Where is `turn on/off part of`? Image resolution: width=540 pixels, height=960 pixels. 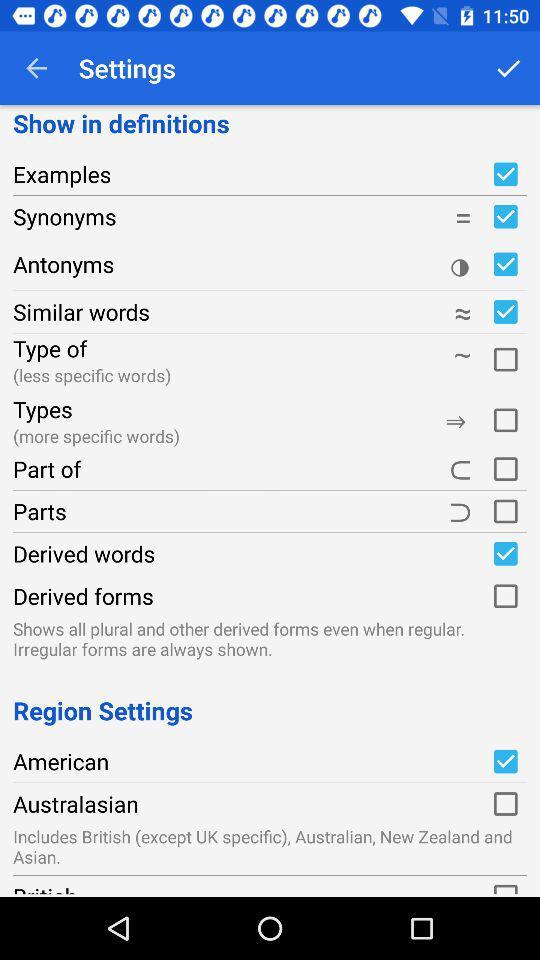
turn on/off part of is located at coordinates (504, 469).